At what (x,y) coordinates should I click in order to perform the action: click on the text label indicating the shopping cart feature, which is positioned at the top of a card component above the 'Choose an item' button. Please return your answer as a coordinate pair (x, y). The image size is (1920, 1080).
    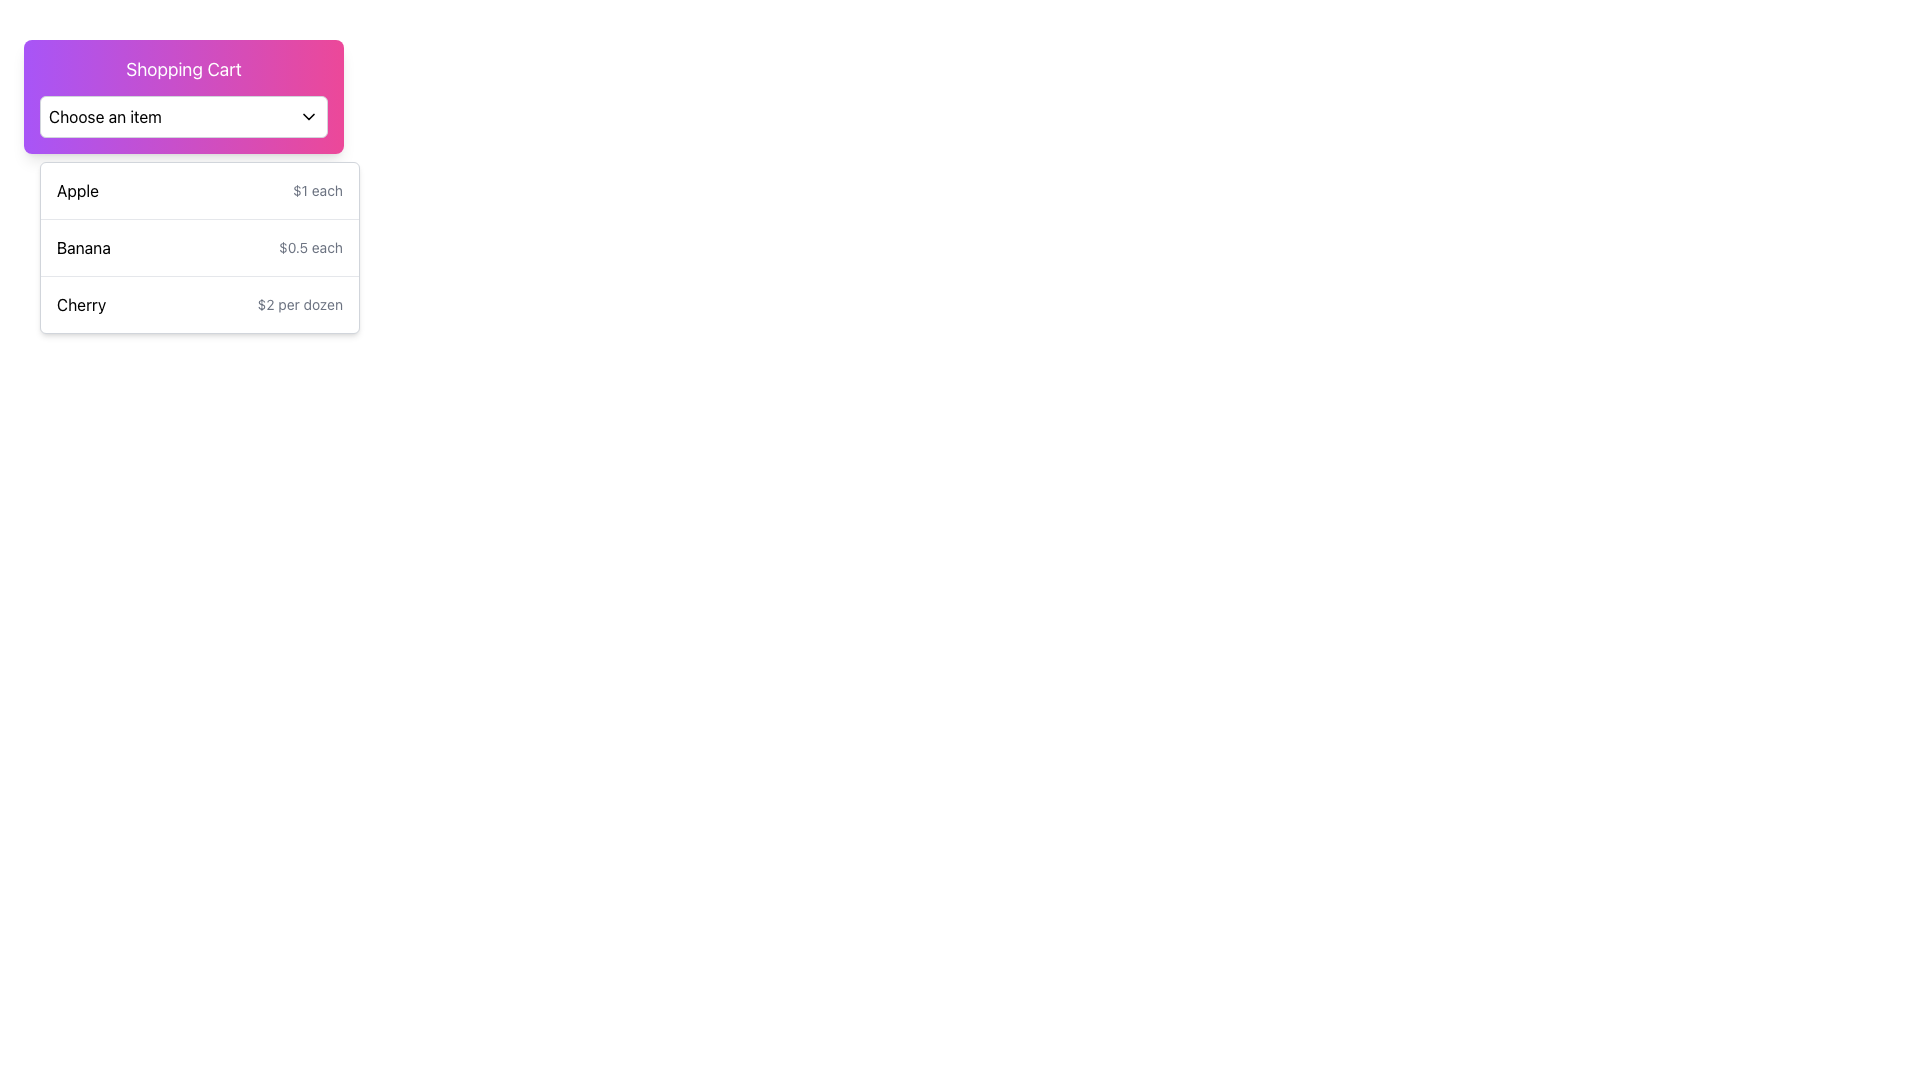
    Looking at the image, I should click on (183, 68).